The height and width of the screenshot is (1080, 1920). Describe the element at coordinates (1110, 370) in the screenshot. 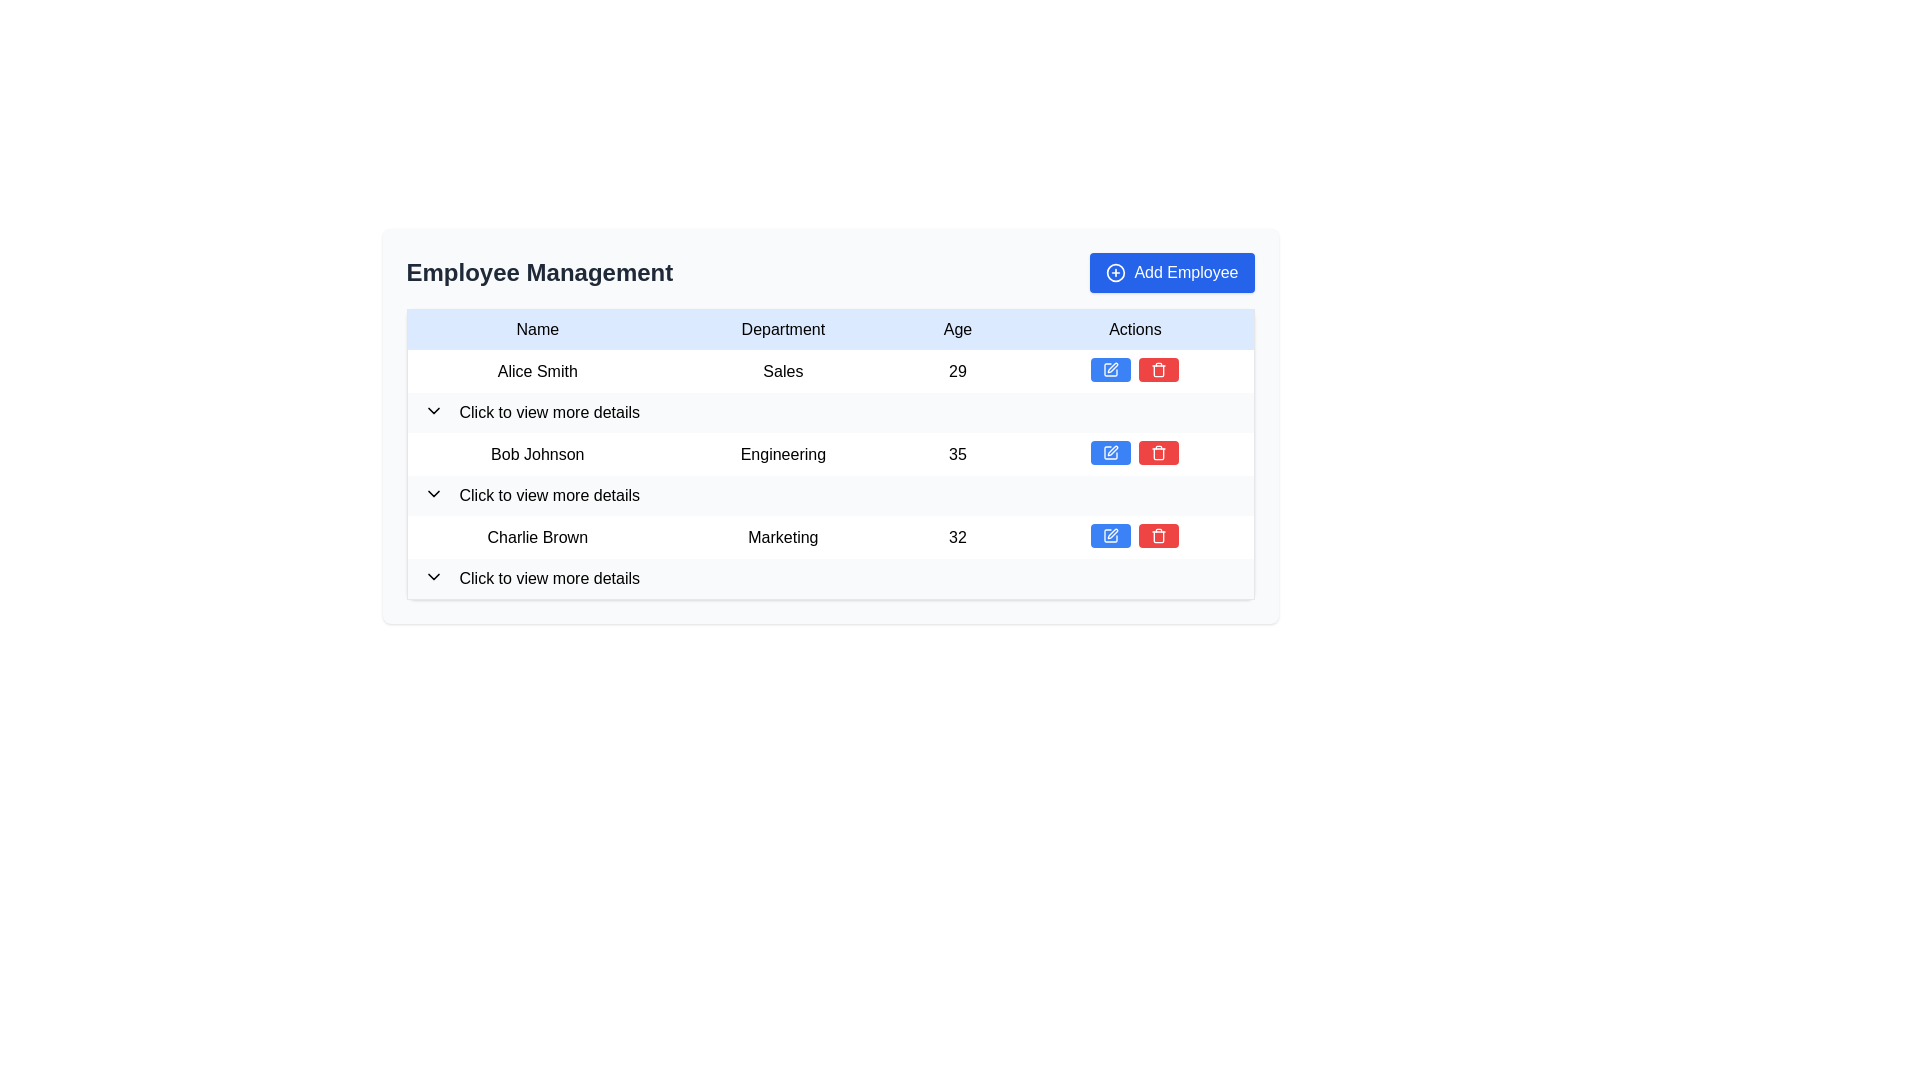

I see `the small blue pen icon located in the first row of the 'Actions' column in the 'Employee Management' interface` at that location.